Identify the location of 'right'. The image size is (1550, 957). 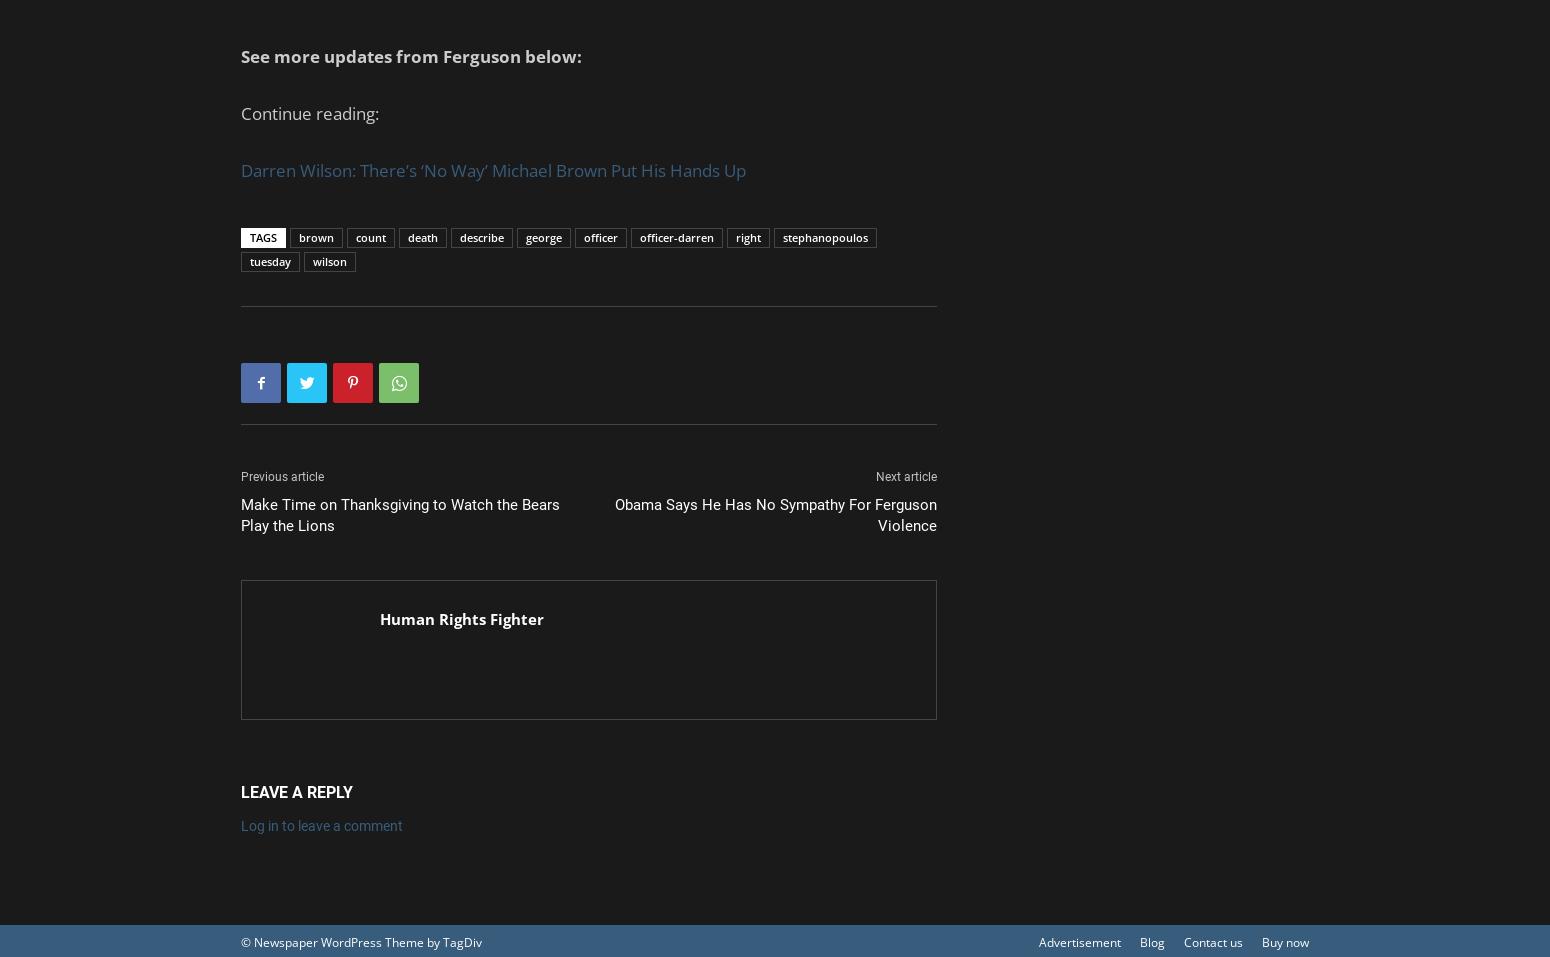
(748, 236).